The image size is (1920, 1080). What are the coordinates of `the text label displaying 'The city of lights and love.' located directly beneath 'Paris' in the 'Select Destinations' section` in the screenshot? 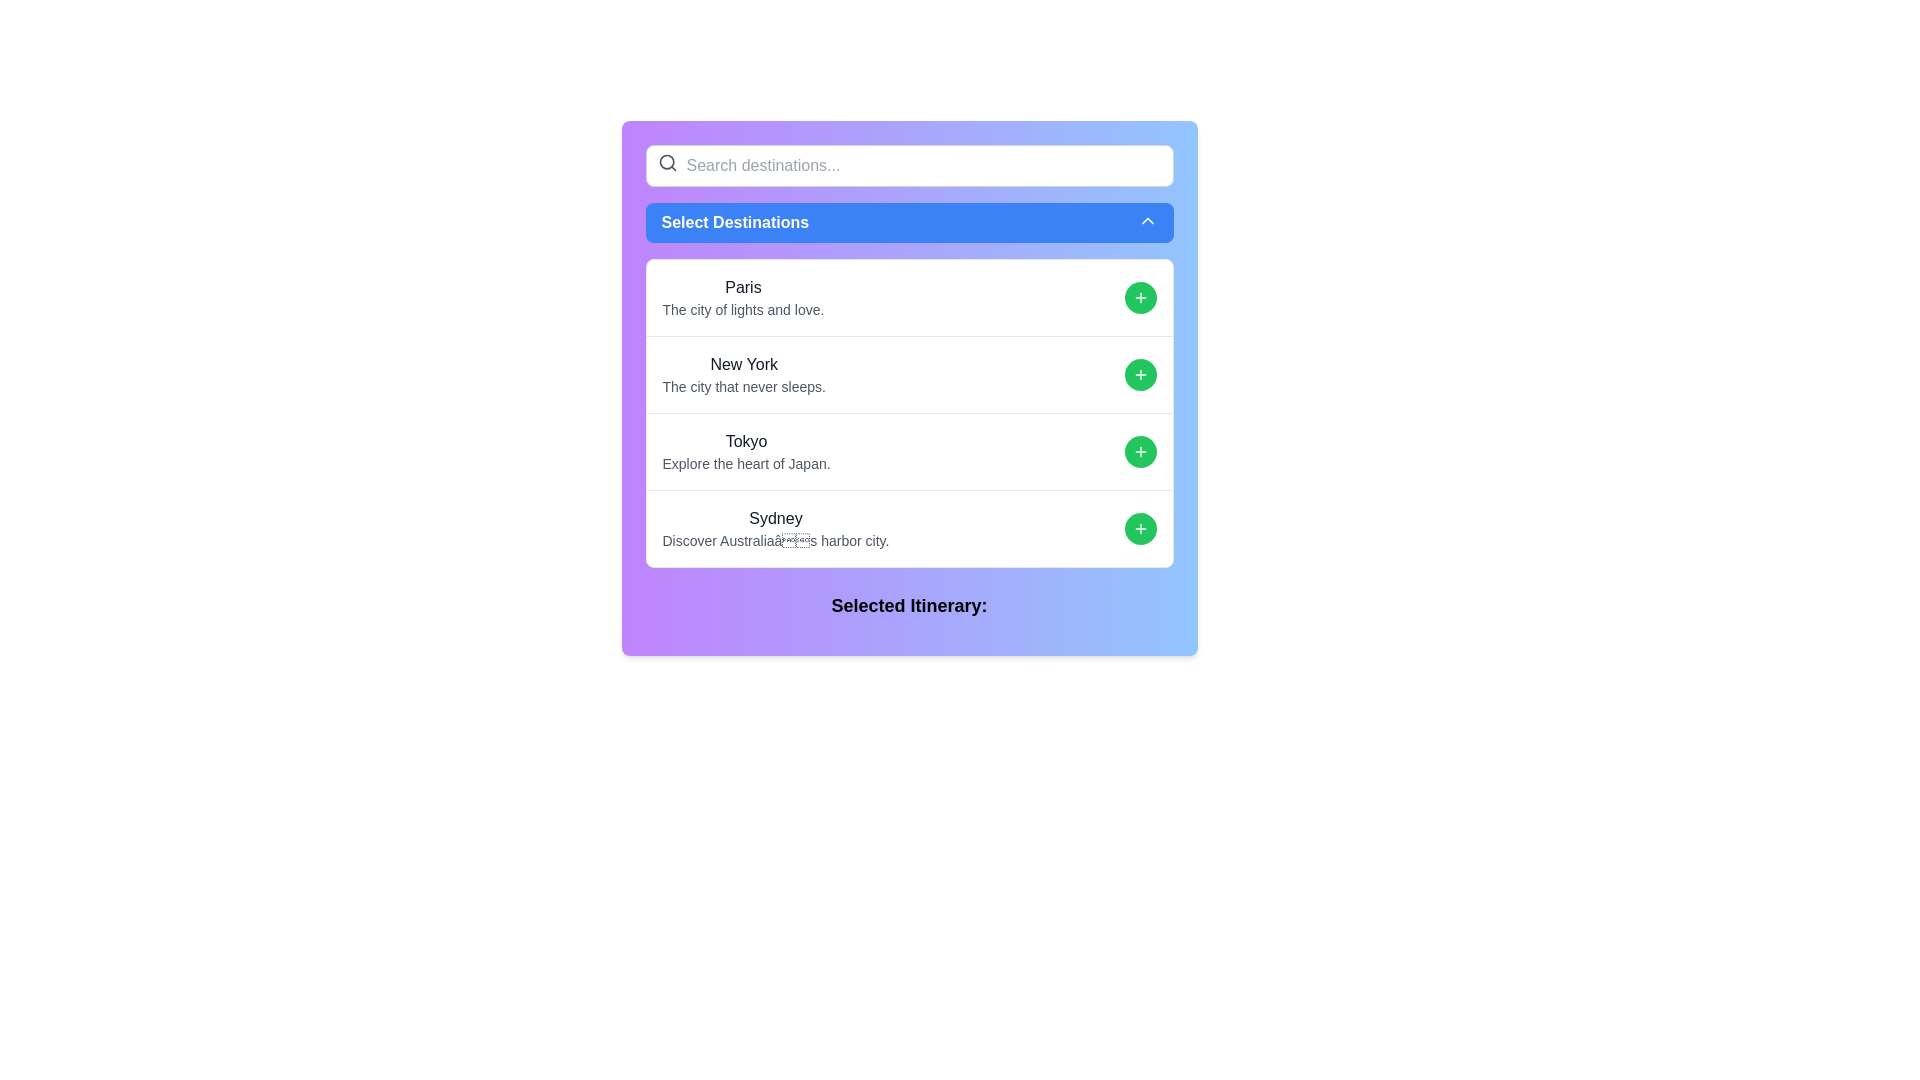 It's located at (742, 309).